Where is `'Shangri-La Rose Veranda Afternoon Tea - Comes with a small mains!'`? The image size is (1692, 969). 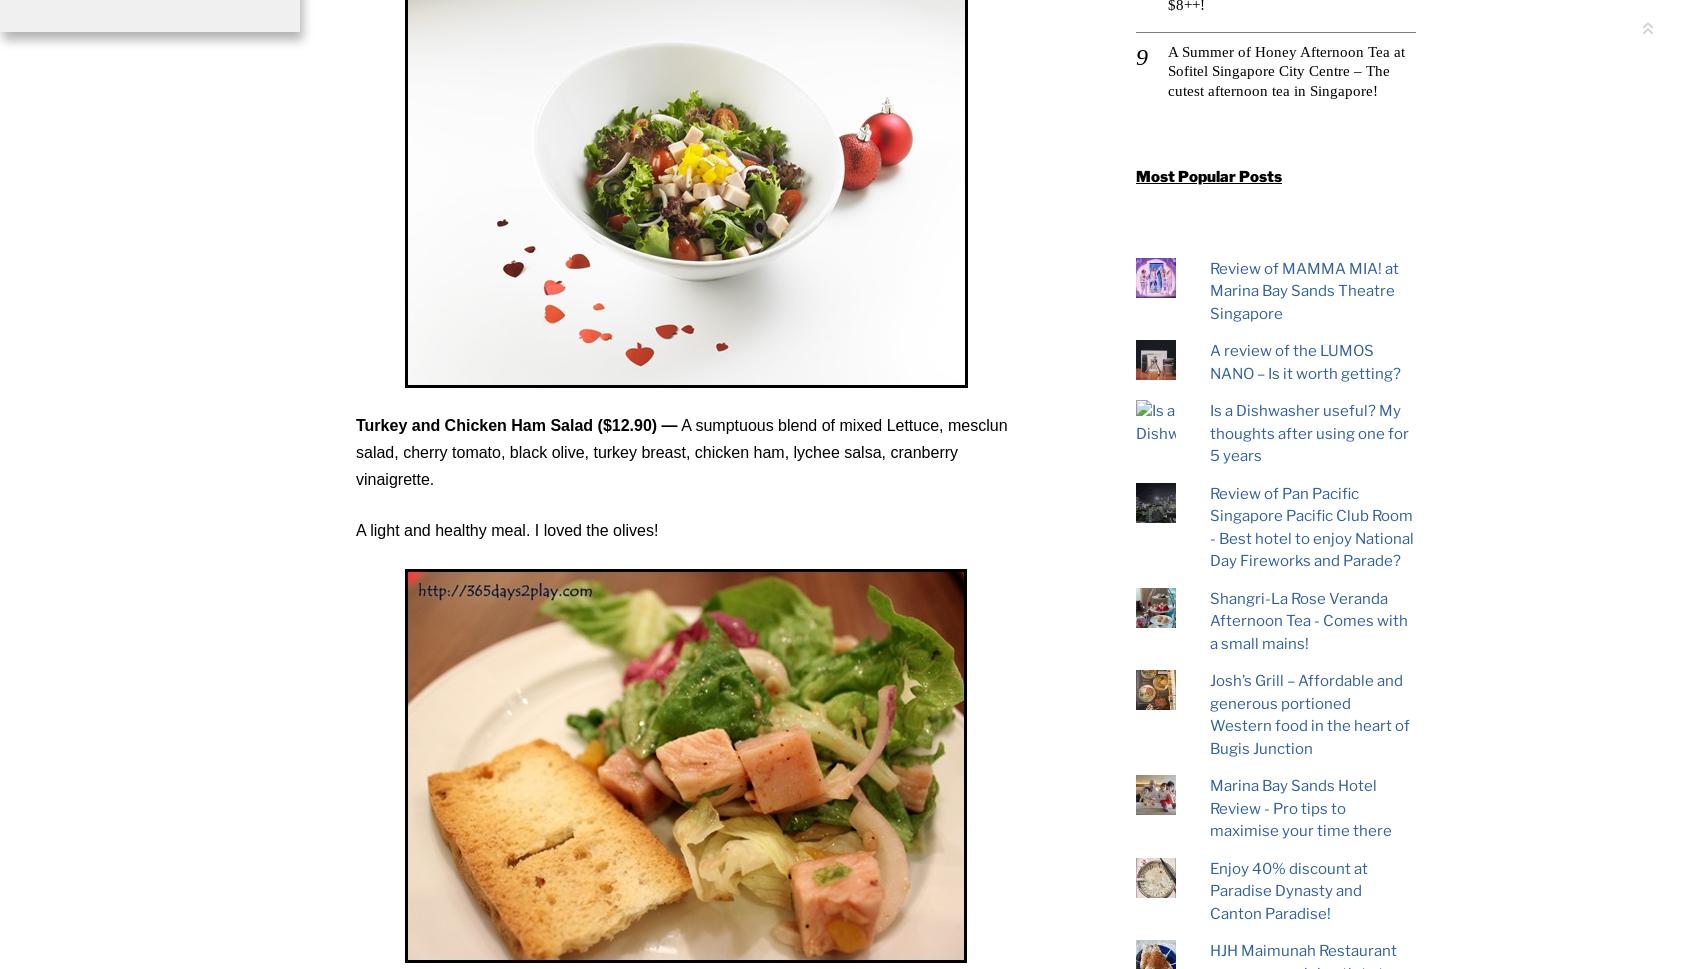 'Shangri-La Rose Veranda Afternoon Tea - Comes with a small mains!' is located at coordinates (1307, 620).